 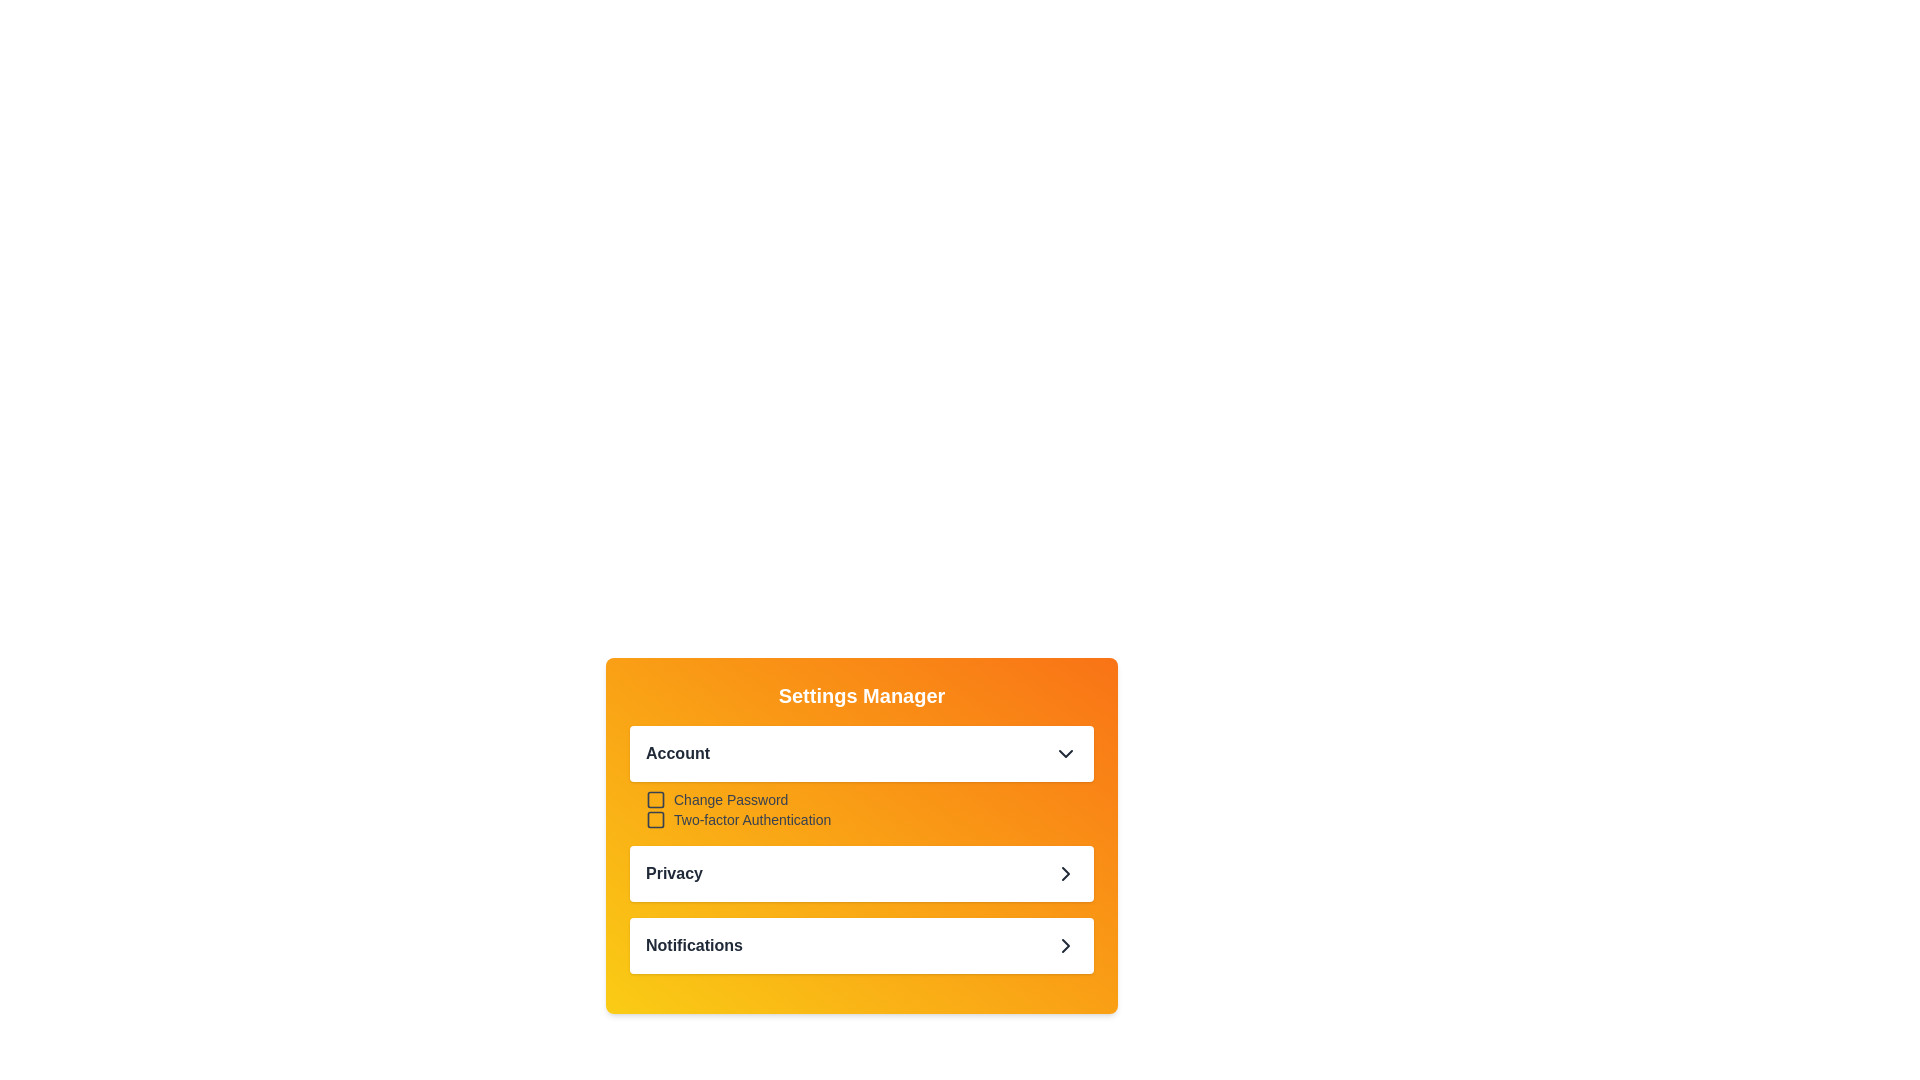 I want to click on the right-pointing chevron icon located at the far-right side of the 'Privacy' section in the Settings Manager interface, so click(x=1064, y=873).